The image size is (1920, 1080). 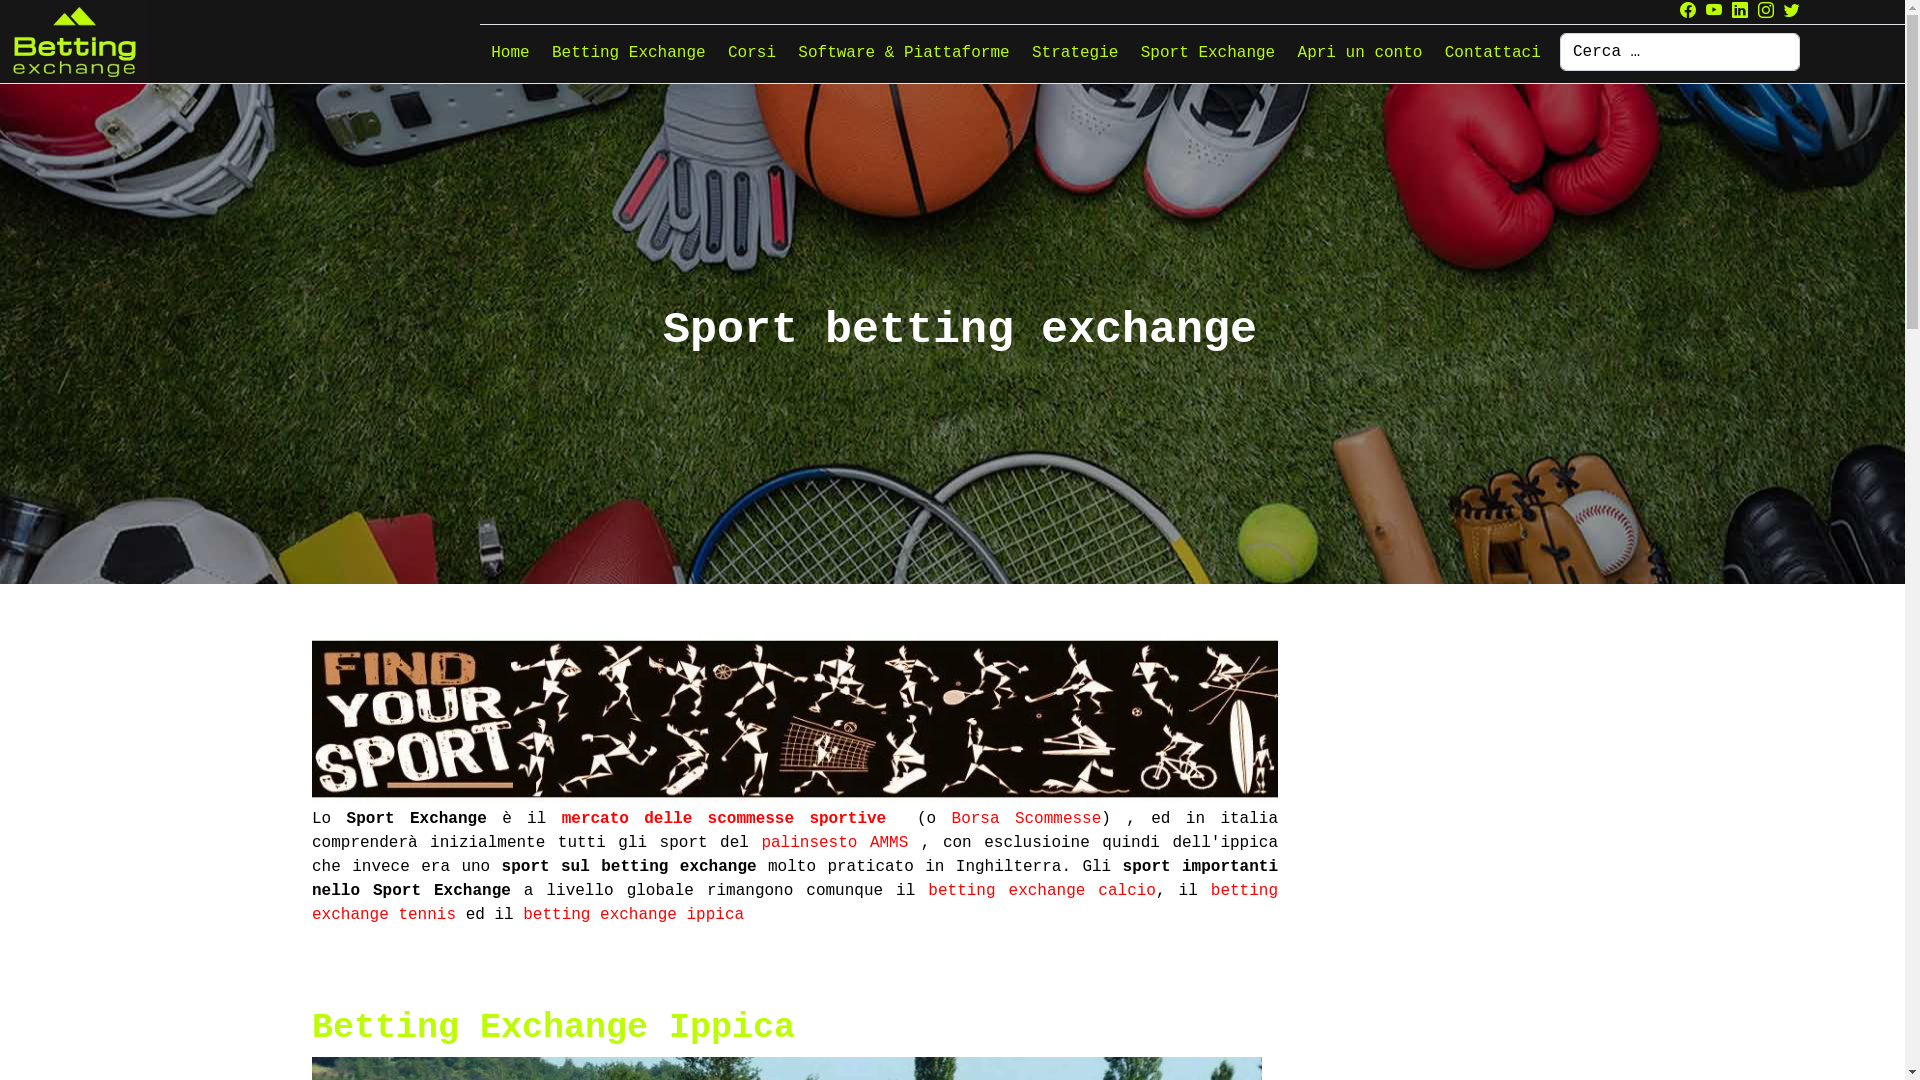 I want to click on 'Apri un conto', so click(x=1286, y=52).